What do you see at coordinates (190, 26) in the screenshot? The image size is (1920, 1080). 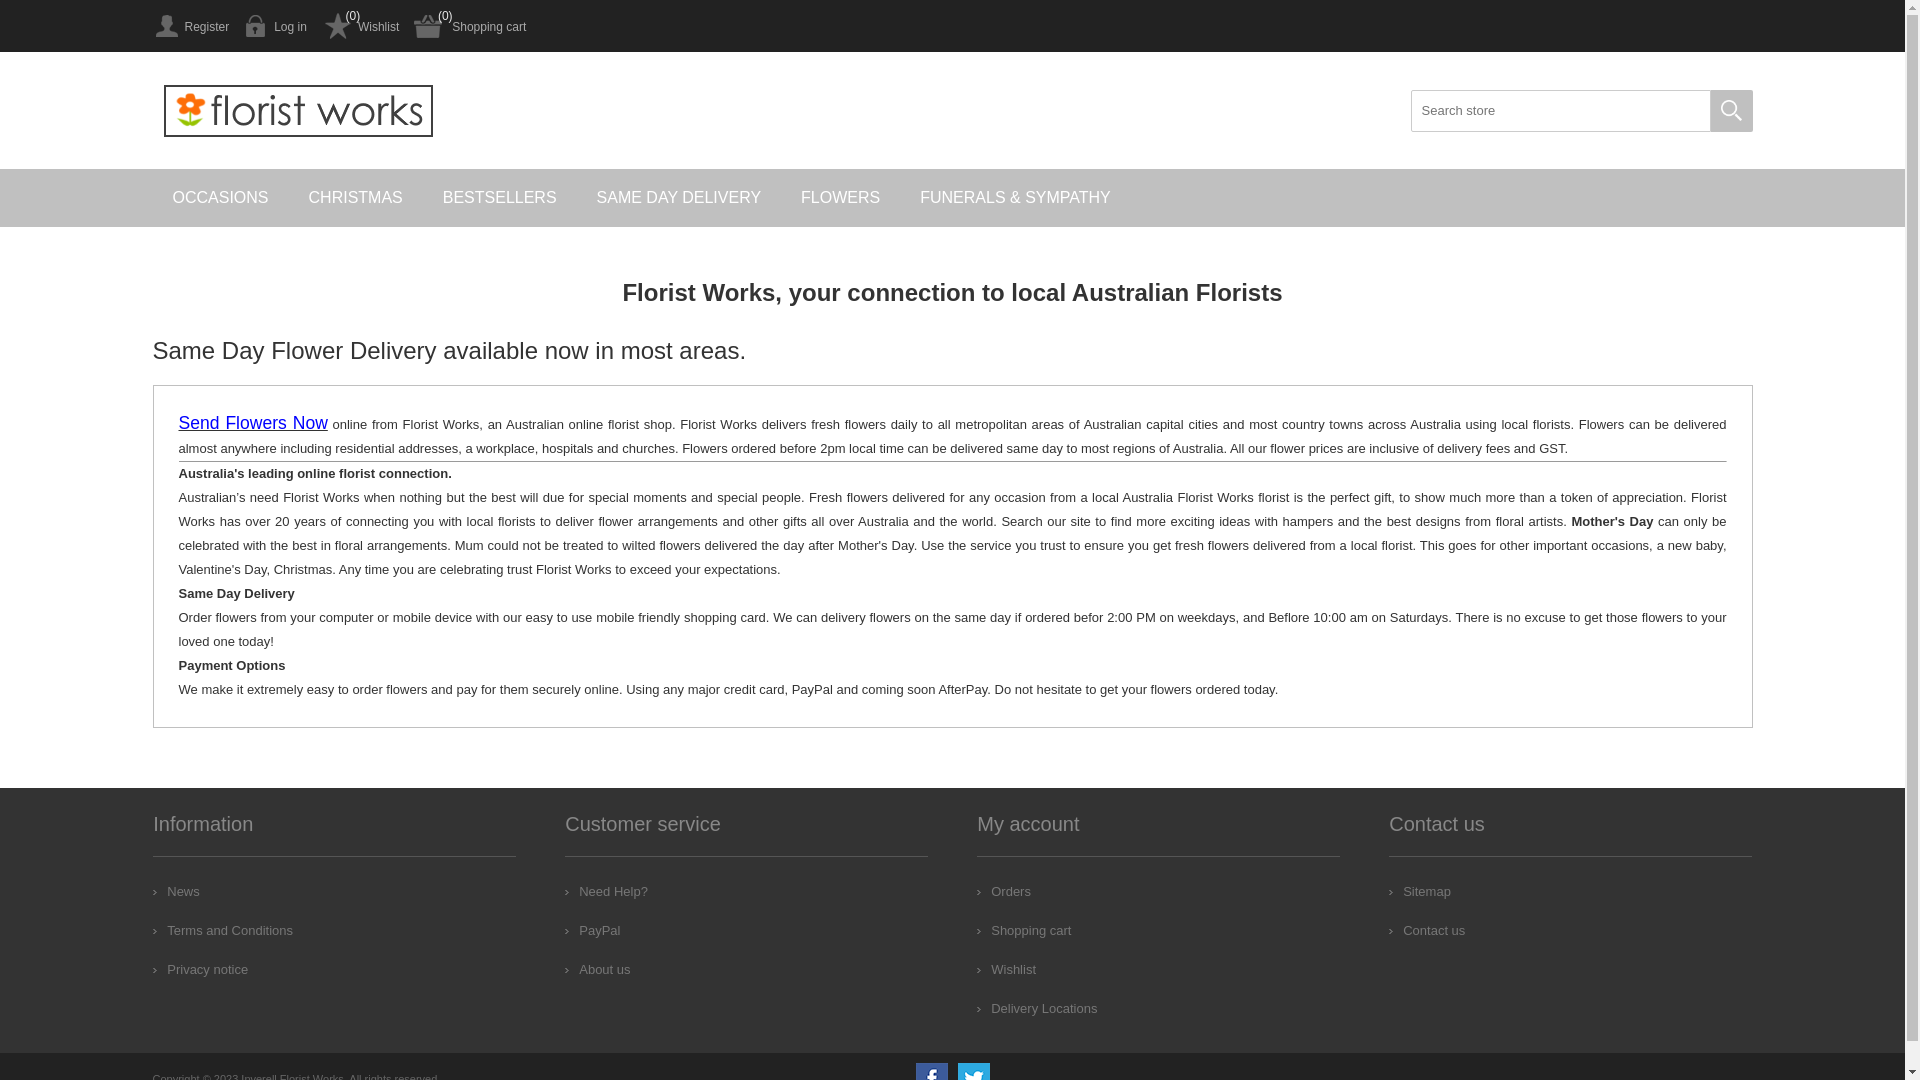 I see `'Register'` at bounding box center [190, 26].